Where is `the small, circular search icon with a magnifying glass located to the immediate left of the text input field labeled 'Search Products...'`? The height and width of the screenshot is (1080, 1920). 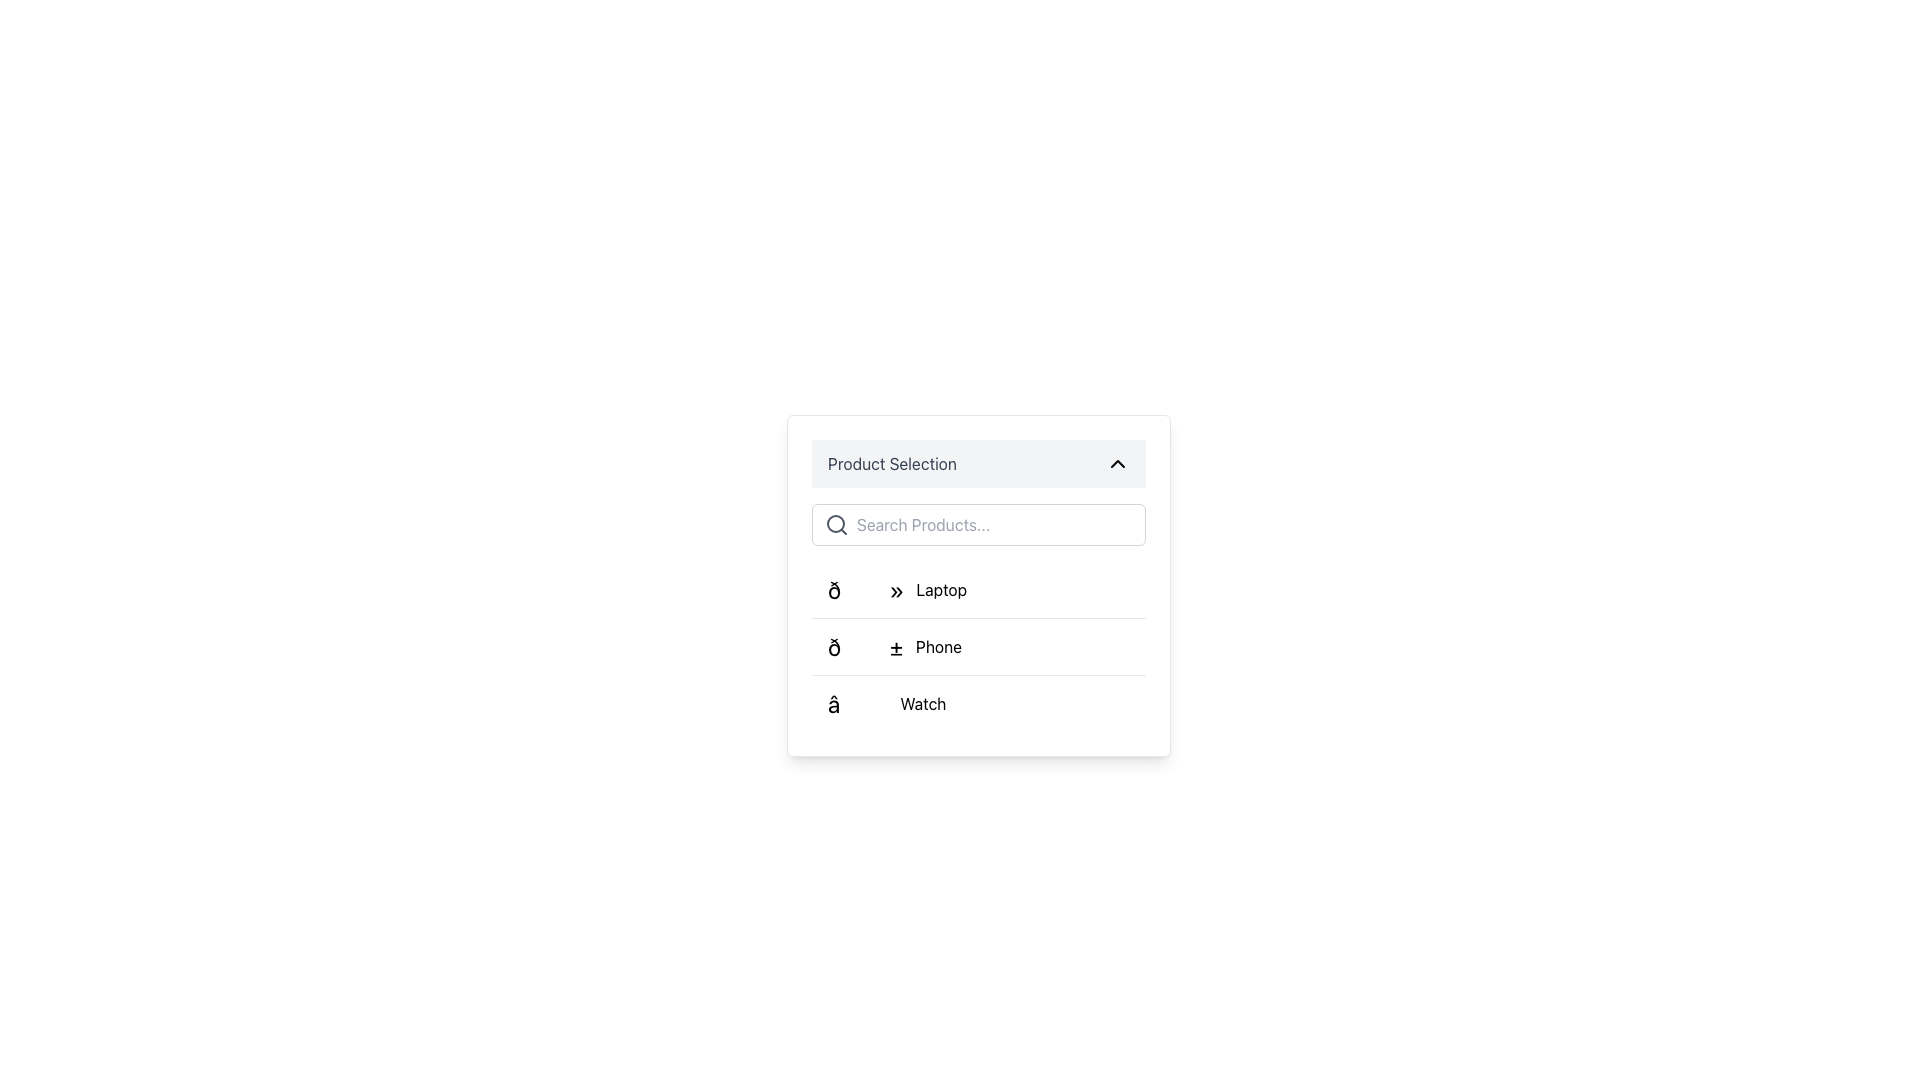
the small, circular search icon with a magnifying glass located to the immediate left of the text input field labeled 'Search Products...' is located at coordinates (836, 523).